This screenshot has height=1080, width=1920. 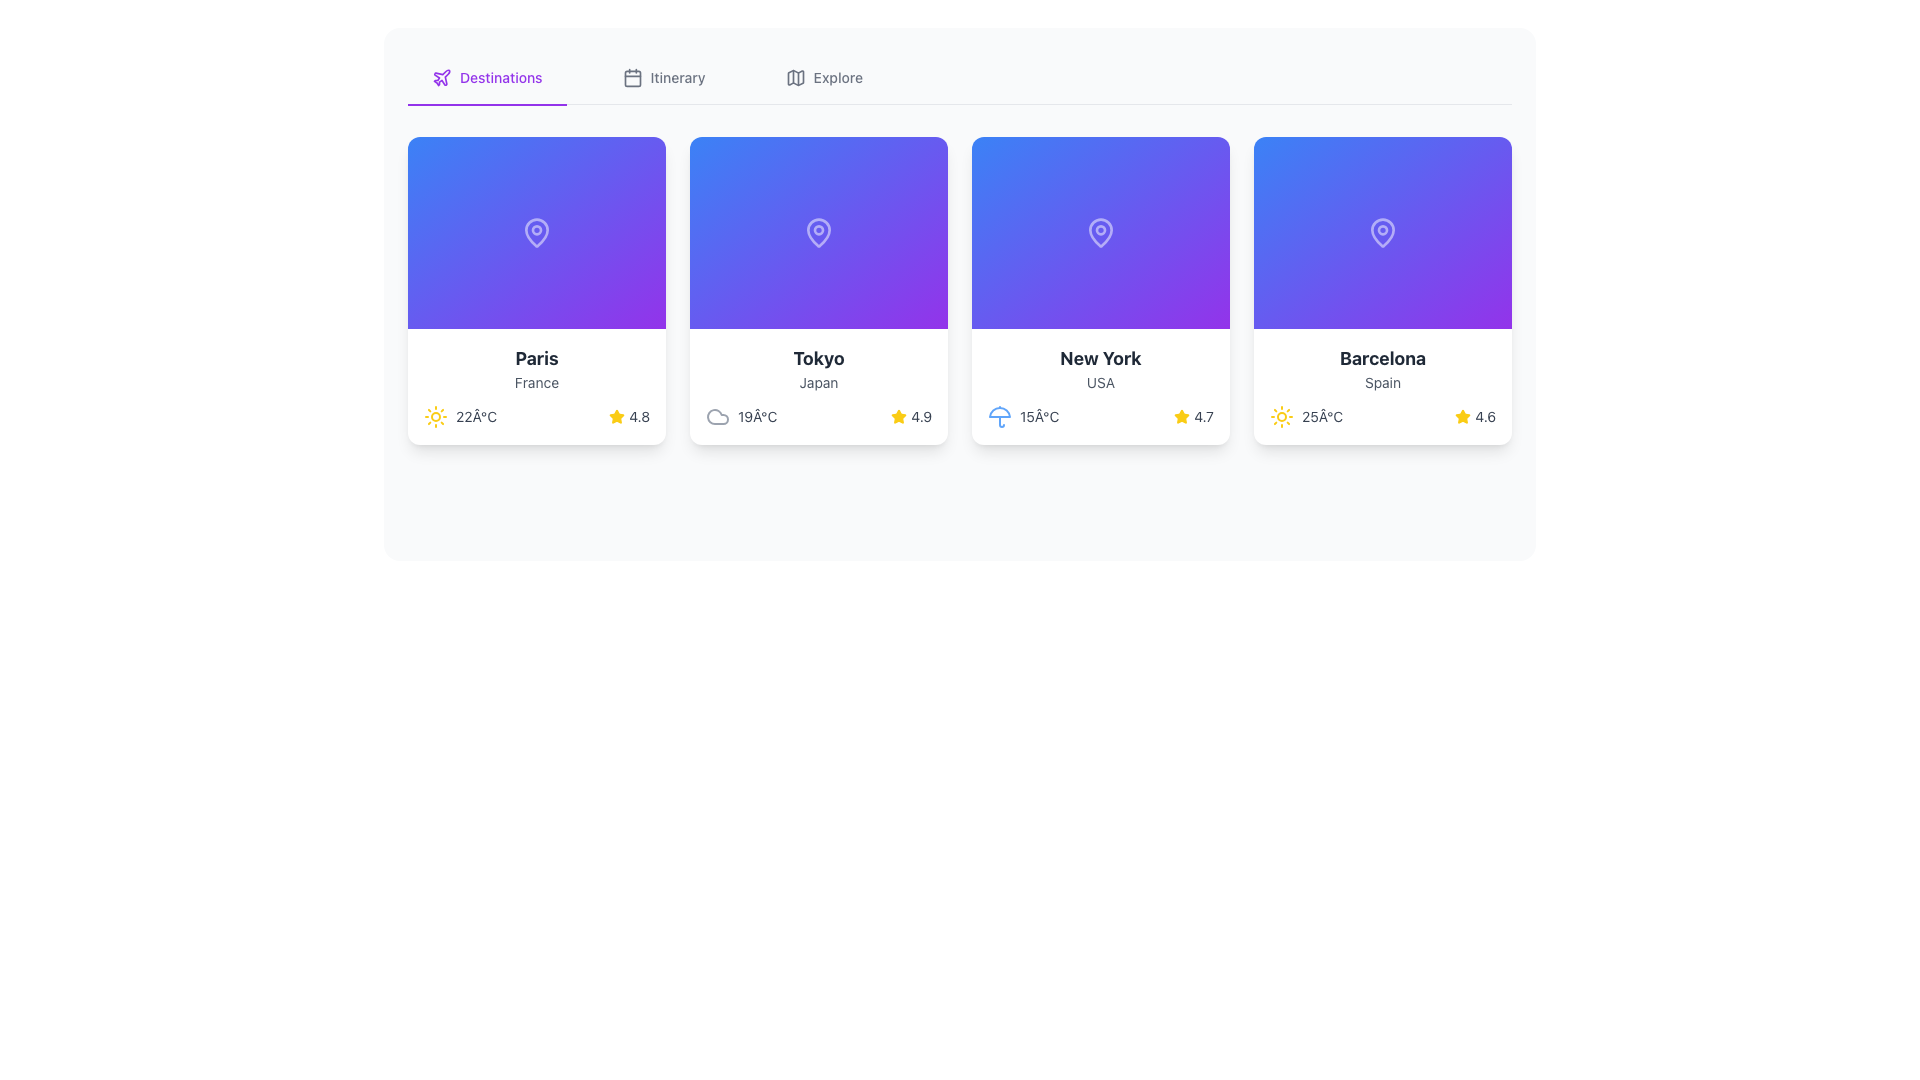 What do you see at coordinates (910, 415) in the screenshot?
I see `the Rating indicator that displays a yellow star icon and the text rating '4.9', located at the bottom-right part of the card labeled 'Tokyo, Japan'` at bounding box center [910, 415].